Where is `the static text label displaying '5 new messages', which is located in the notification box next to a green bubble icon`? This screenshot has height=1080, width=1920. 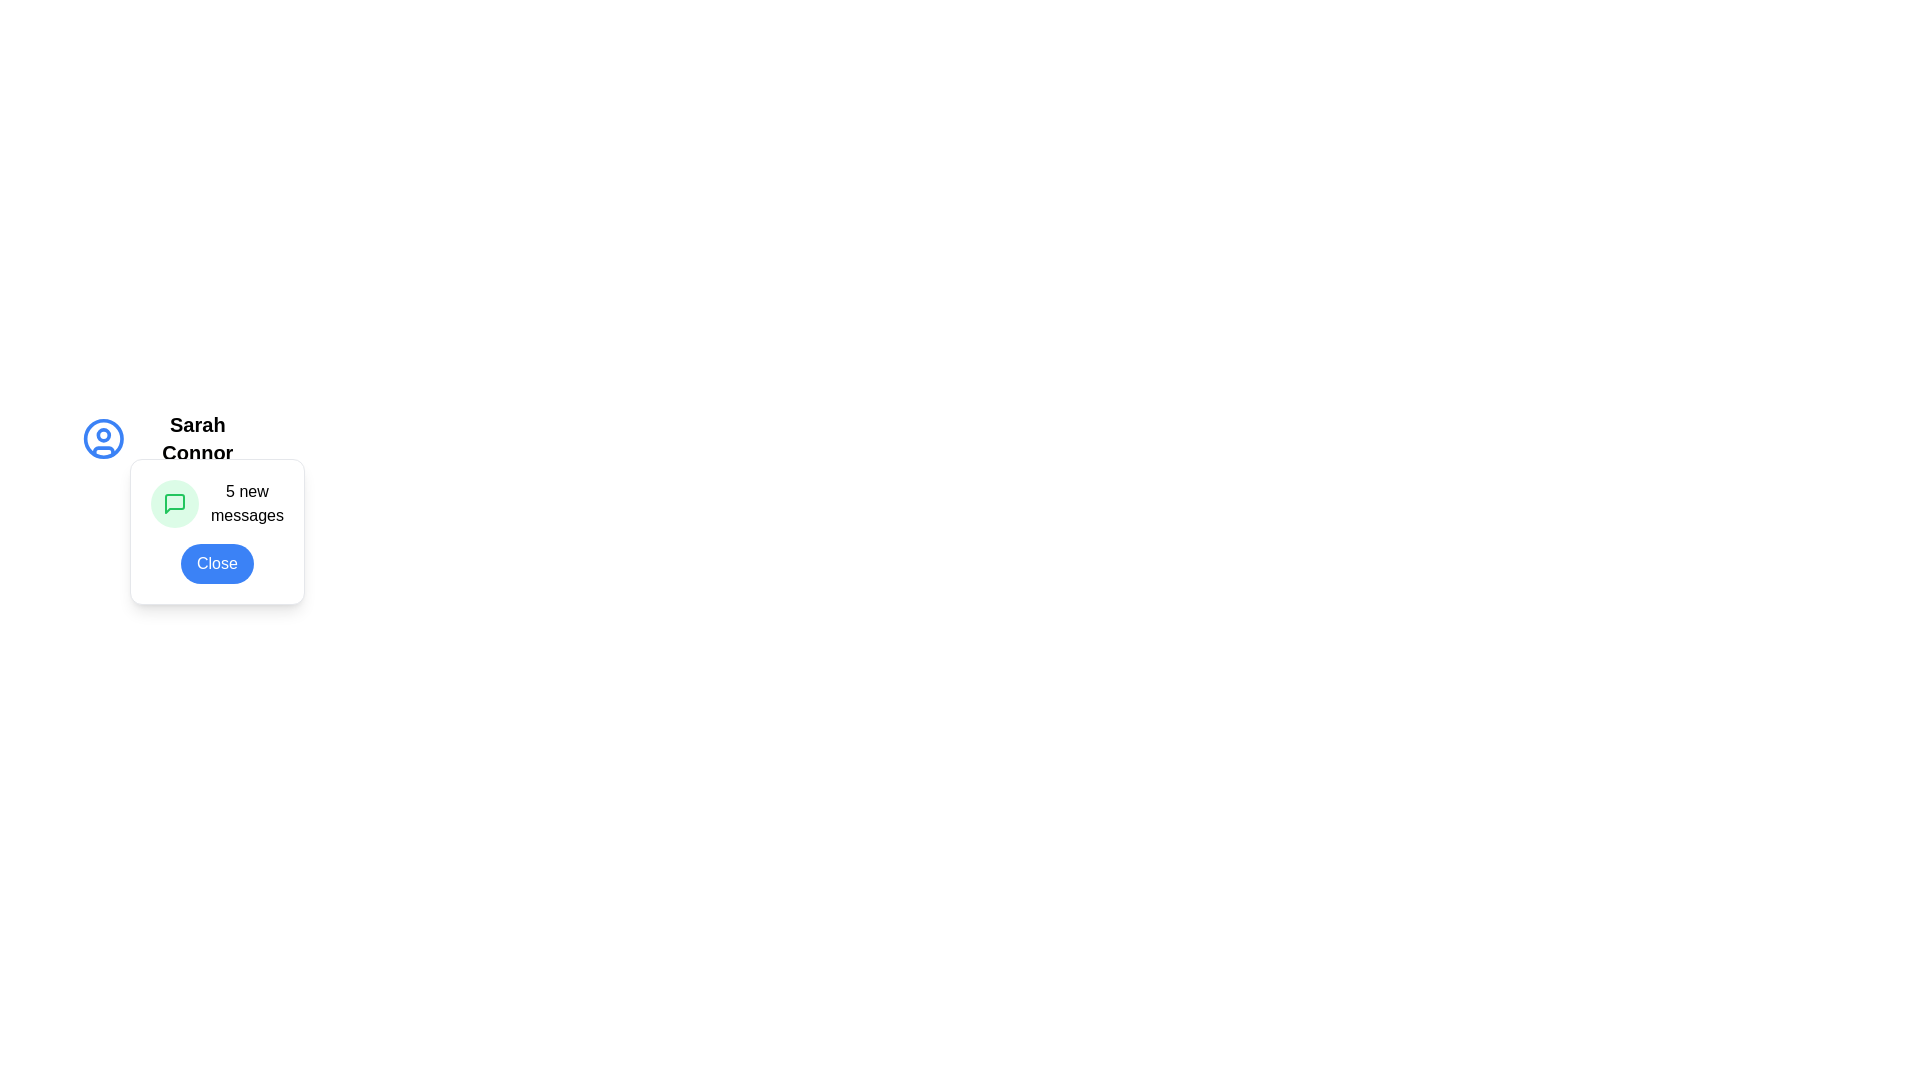 the static text label displaying '5 new messages', which is located in the notification box next to a green bubble icon is located at coordinates (246, 503).